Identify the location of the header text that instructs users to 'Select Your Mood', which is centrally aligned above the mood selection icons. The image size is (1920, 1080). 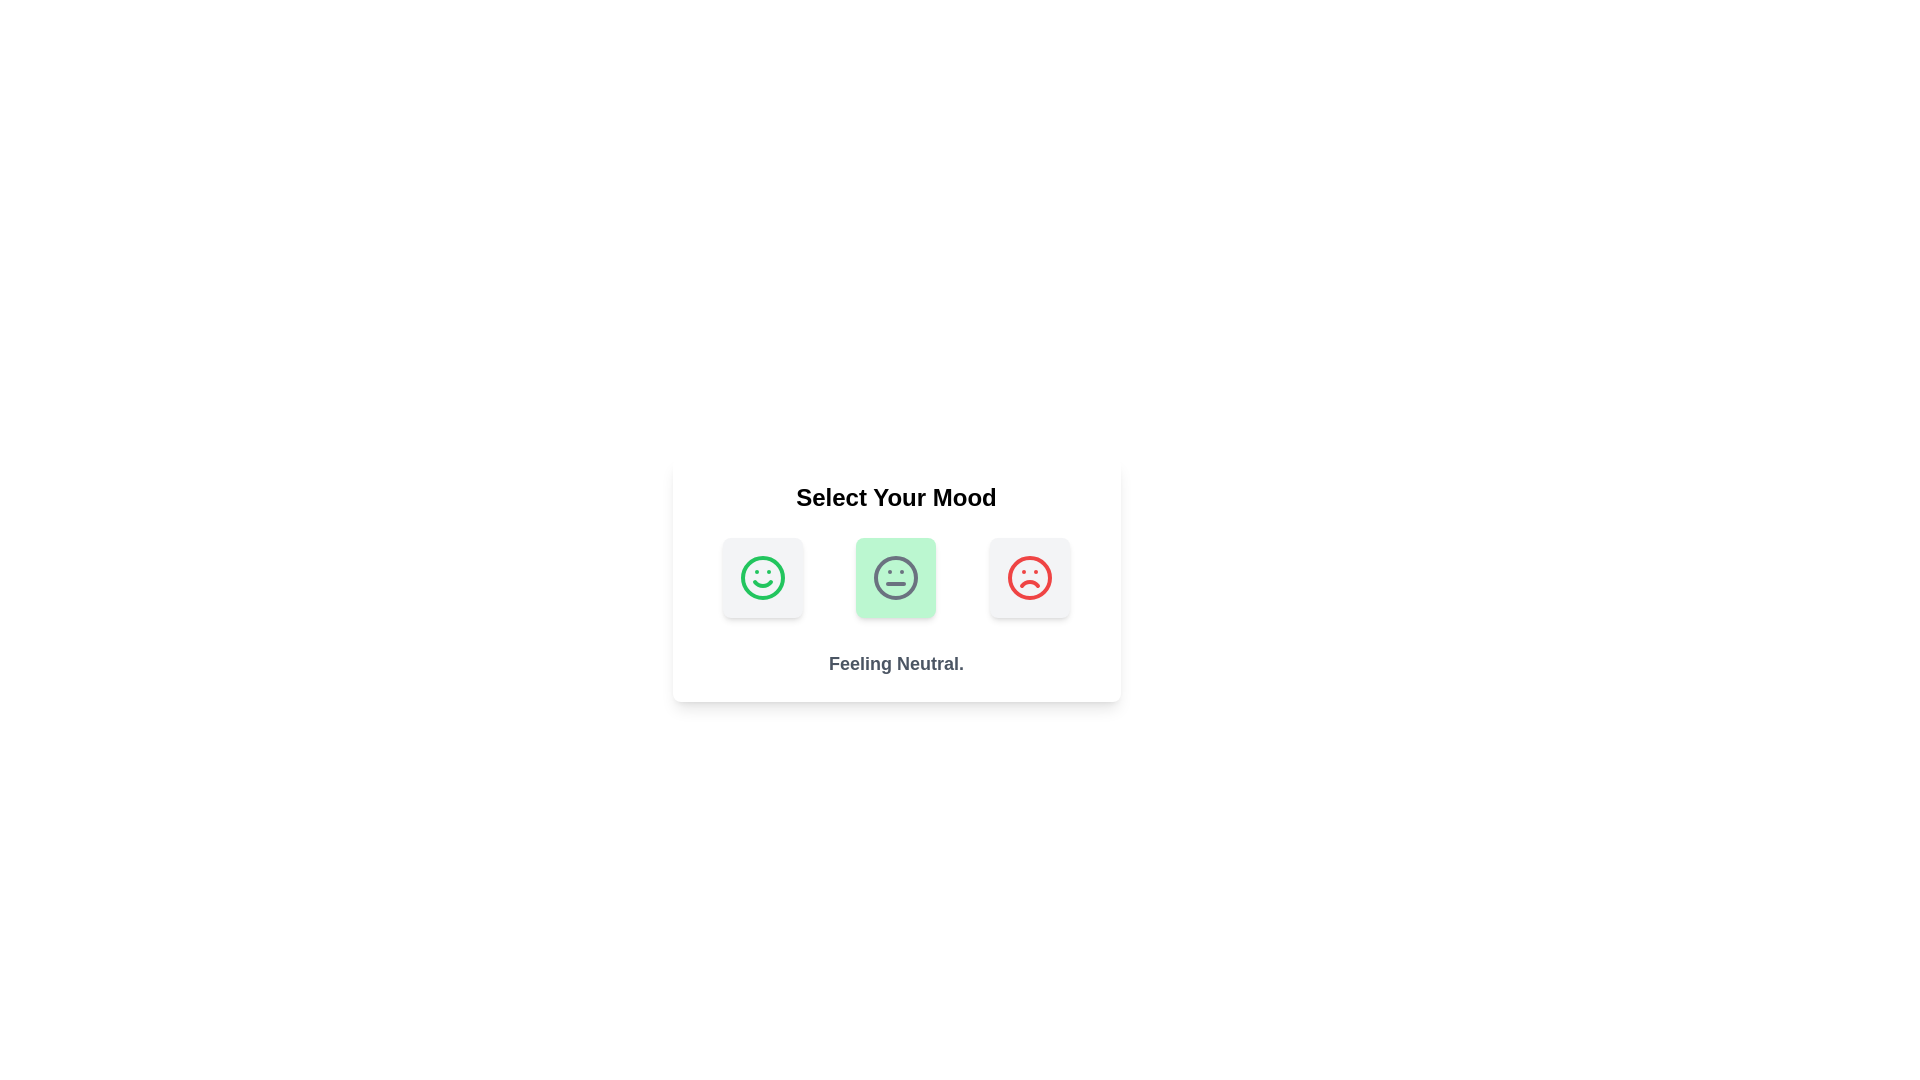
(895, 496).